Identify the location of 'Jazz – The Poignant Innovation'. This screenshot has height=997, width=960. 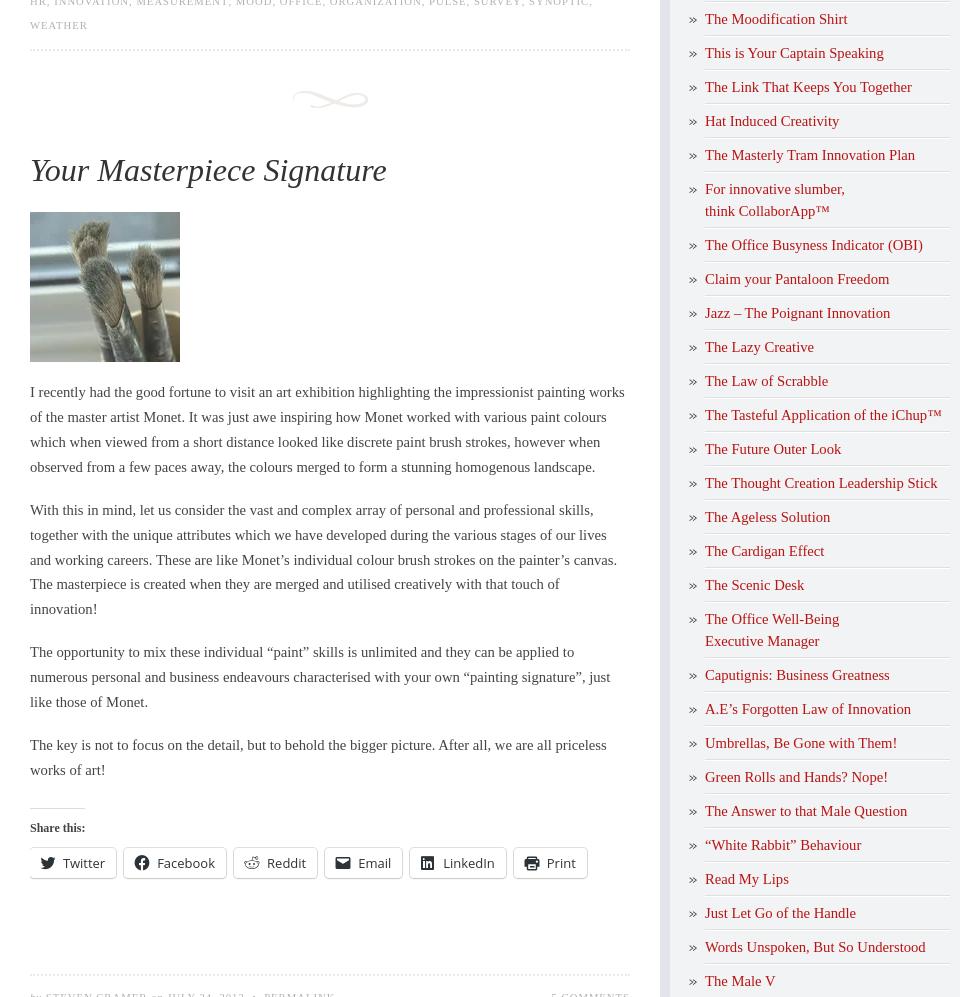
(797, 311).